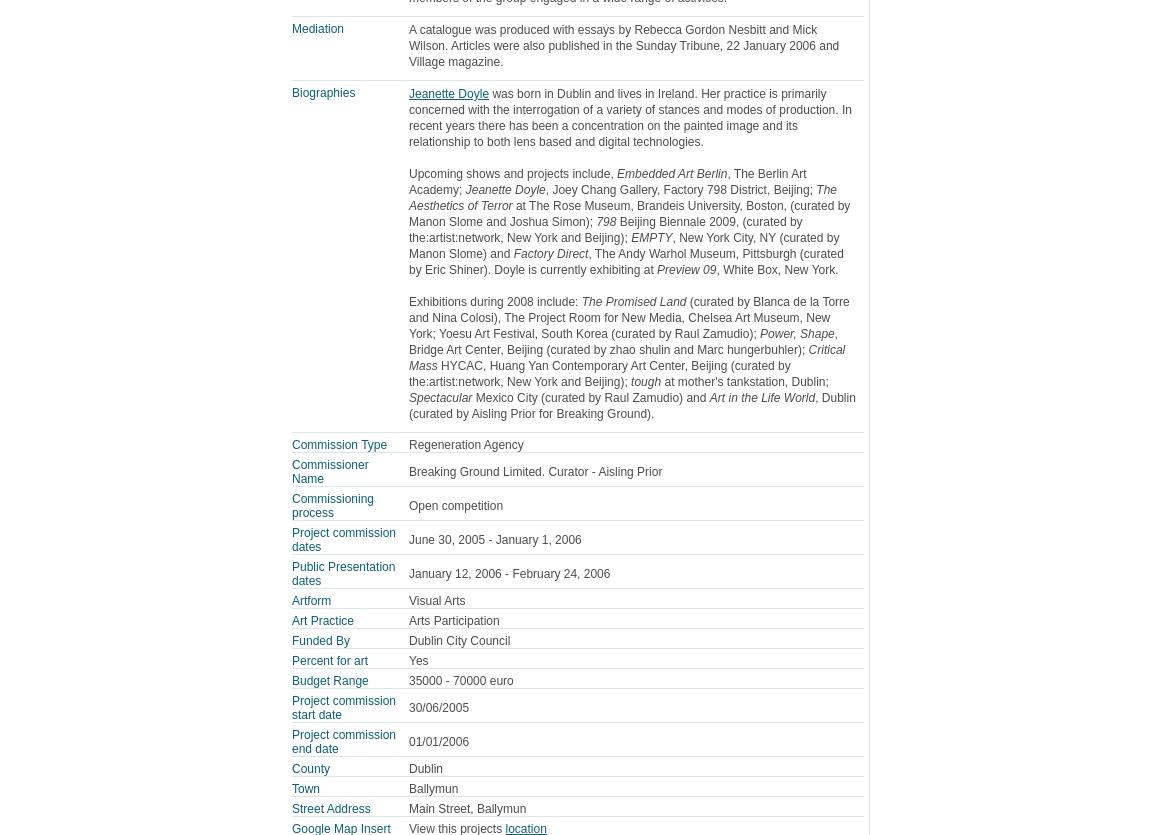  Describe the element at coordinates (467, 808) in the screenshot. I see `'Main Street, Ballymun'` at that location.